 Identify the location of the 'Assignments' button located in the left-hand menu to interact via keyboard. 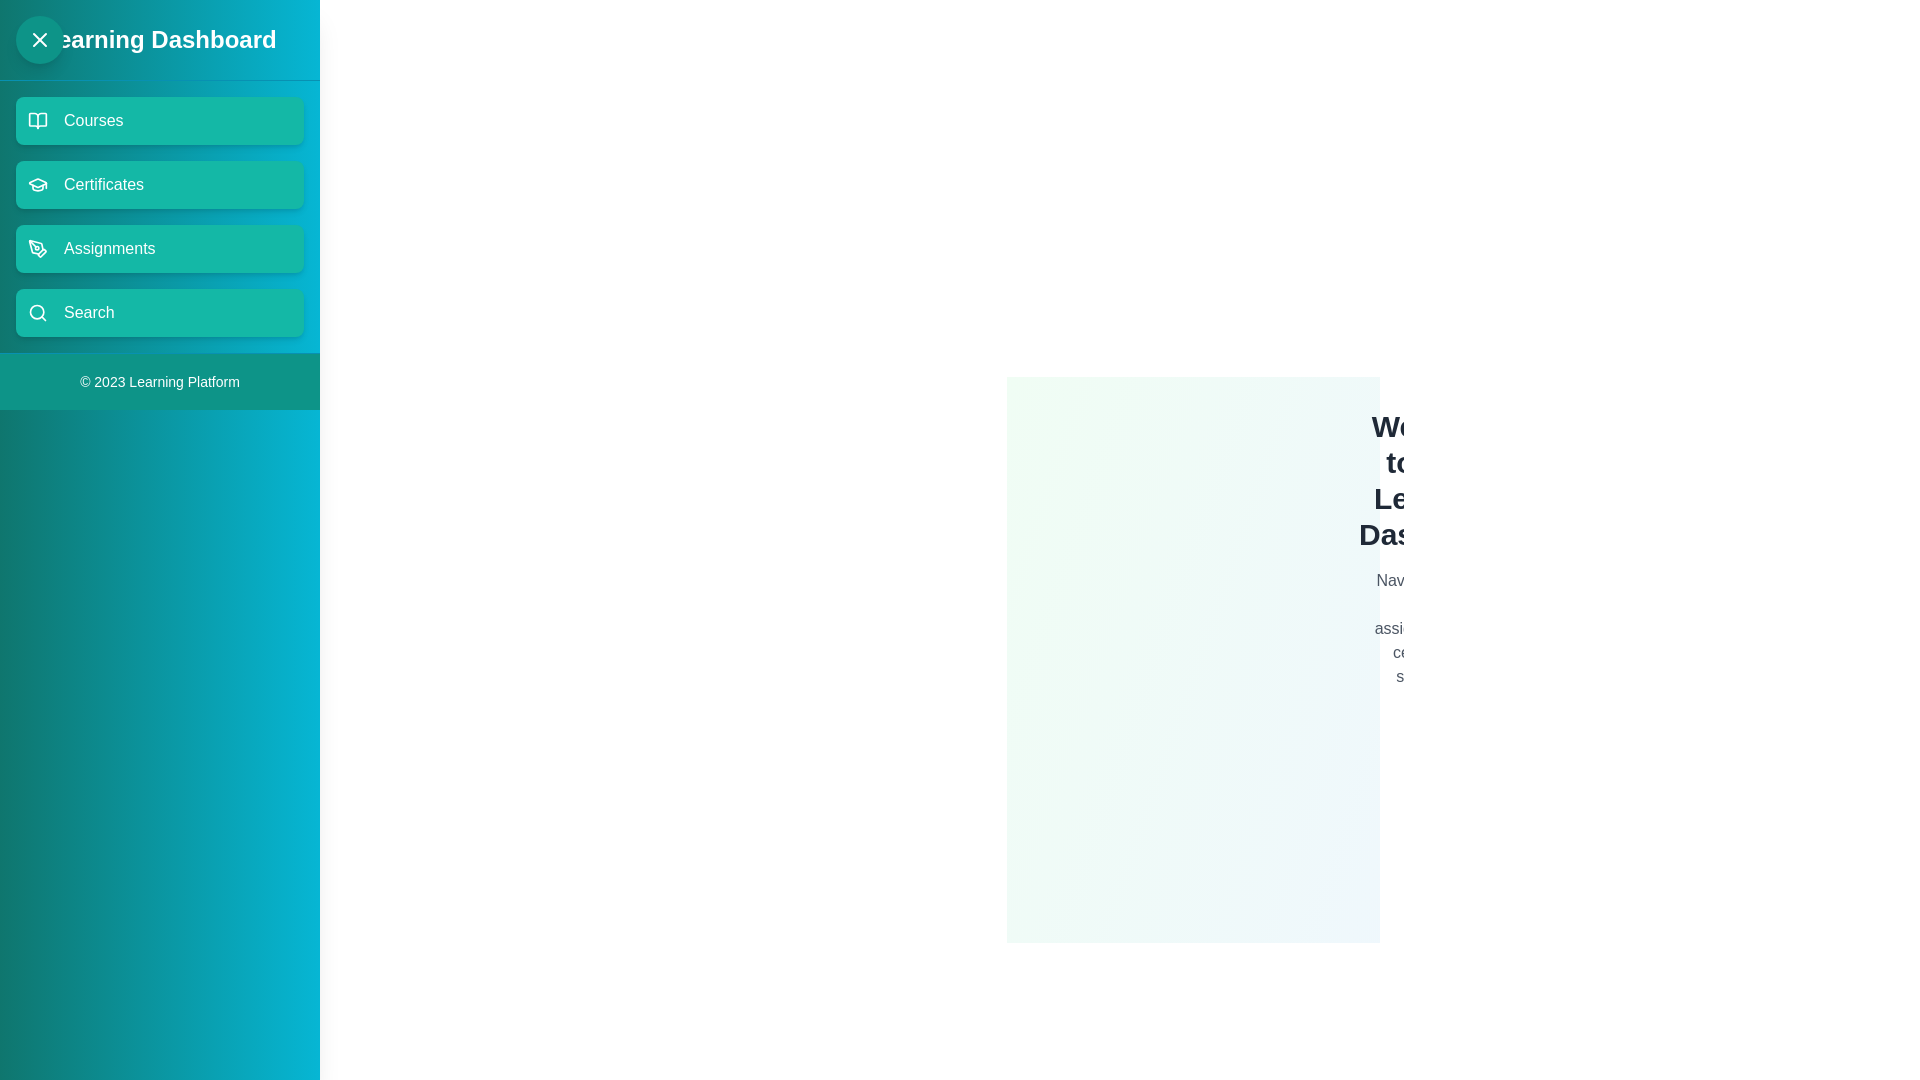
(158, 248).